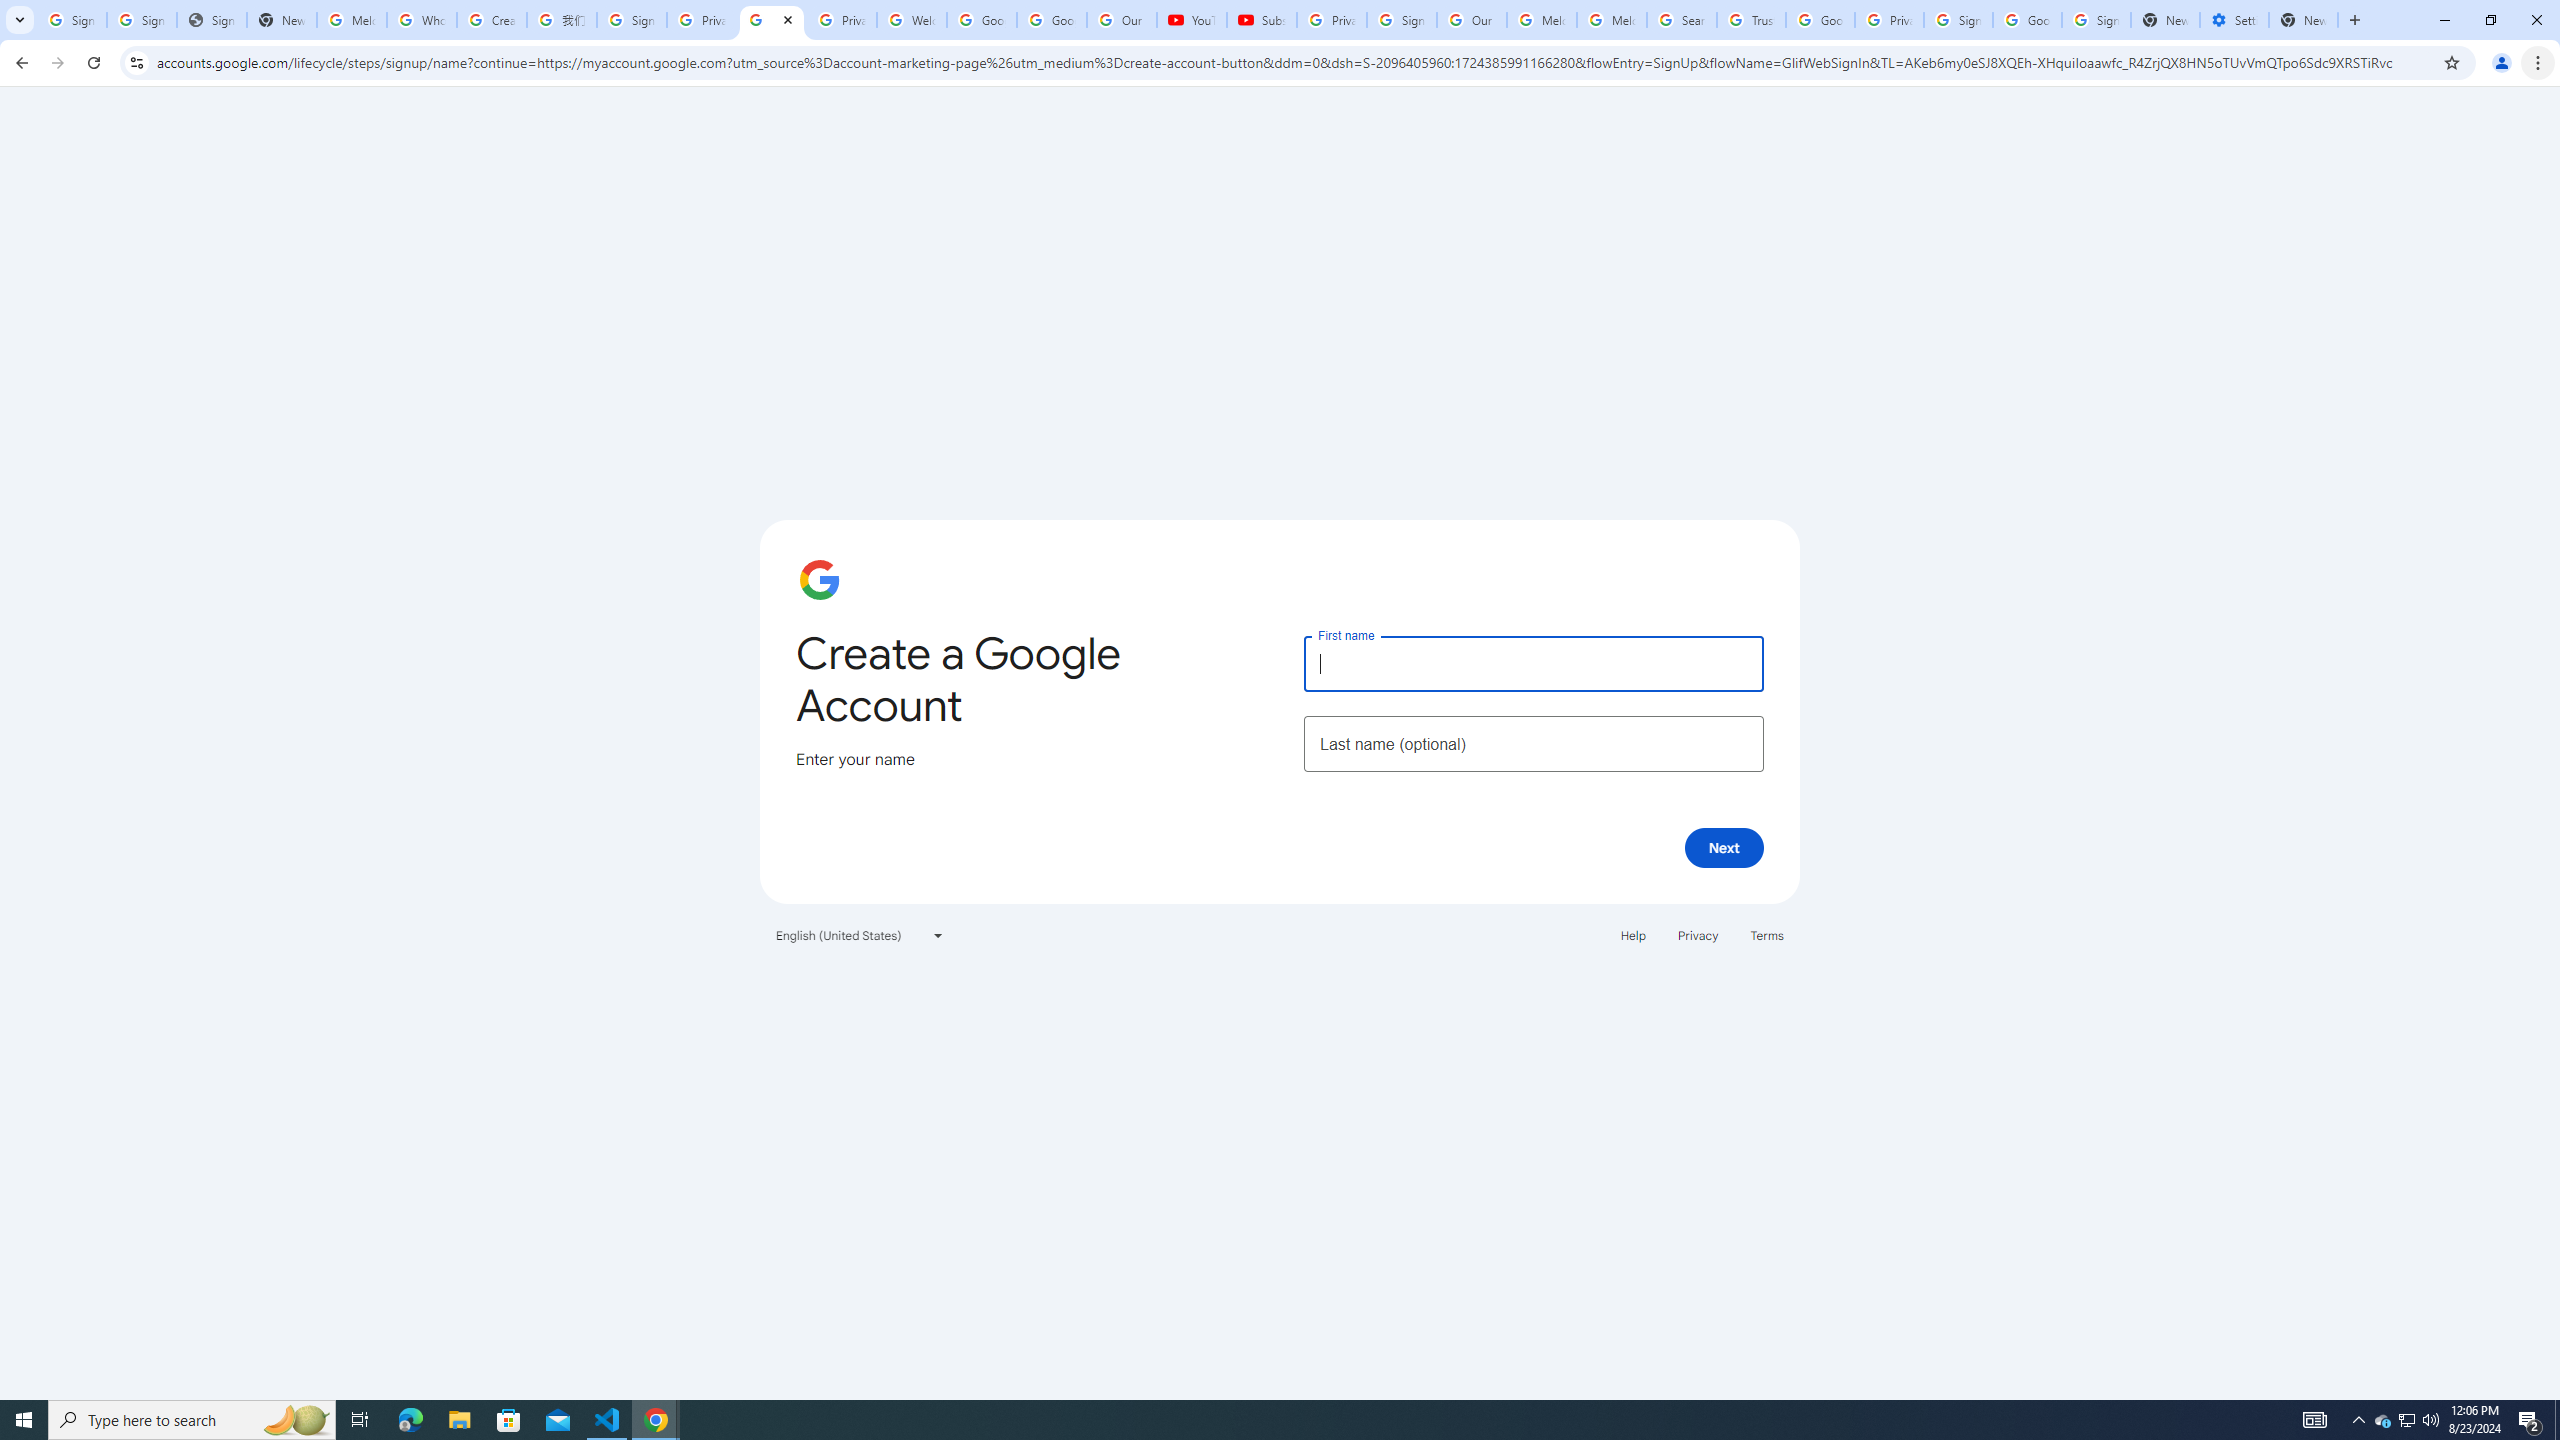 The image size is (2560, 1440). Describe the element at coordinates (1190, 19) in the screenshot. I see `'YouTube'` at that location.